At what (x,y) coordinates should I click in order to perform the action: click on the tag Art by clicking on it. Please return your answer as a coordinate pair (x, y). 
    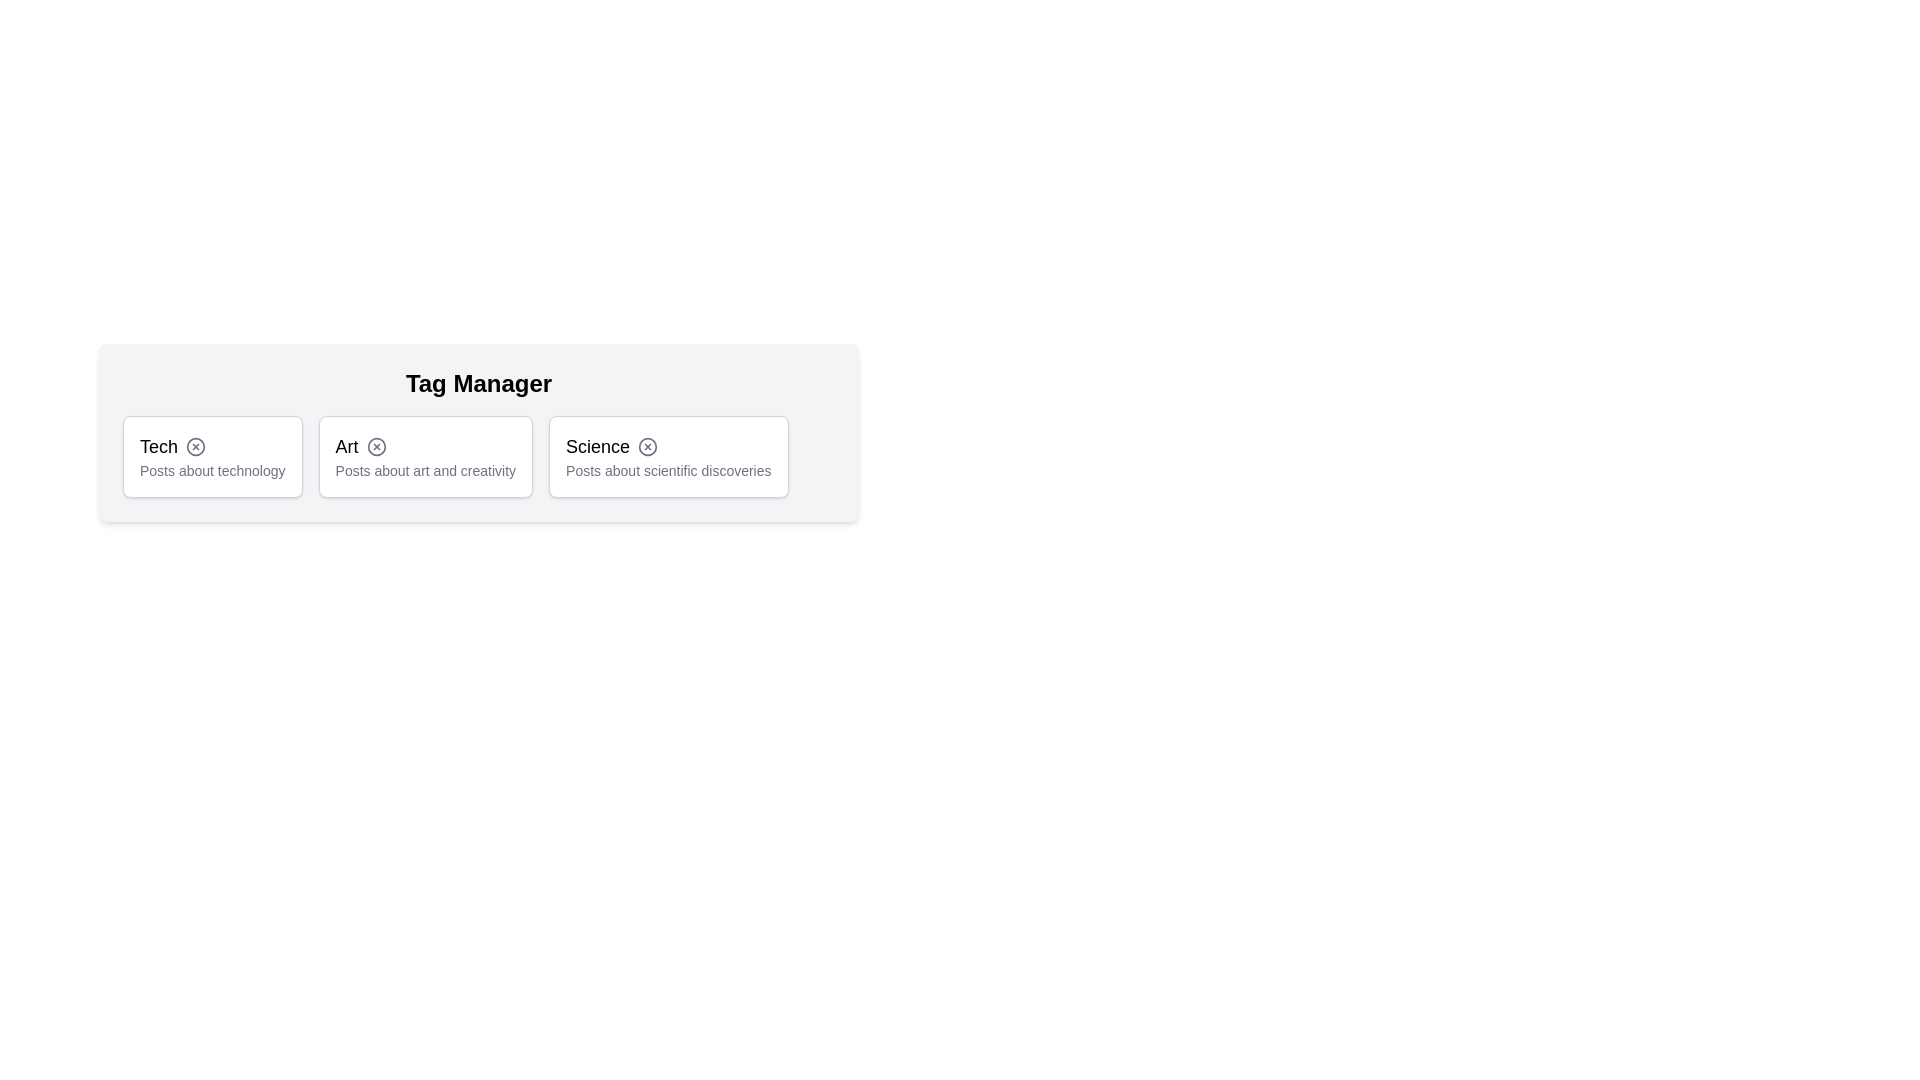
    Looking at the image, I should click on (424, 456).